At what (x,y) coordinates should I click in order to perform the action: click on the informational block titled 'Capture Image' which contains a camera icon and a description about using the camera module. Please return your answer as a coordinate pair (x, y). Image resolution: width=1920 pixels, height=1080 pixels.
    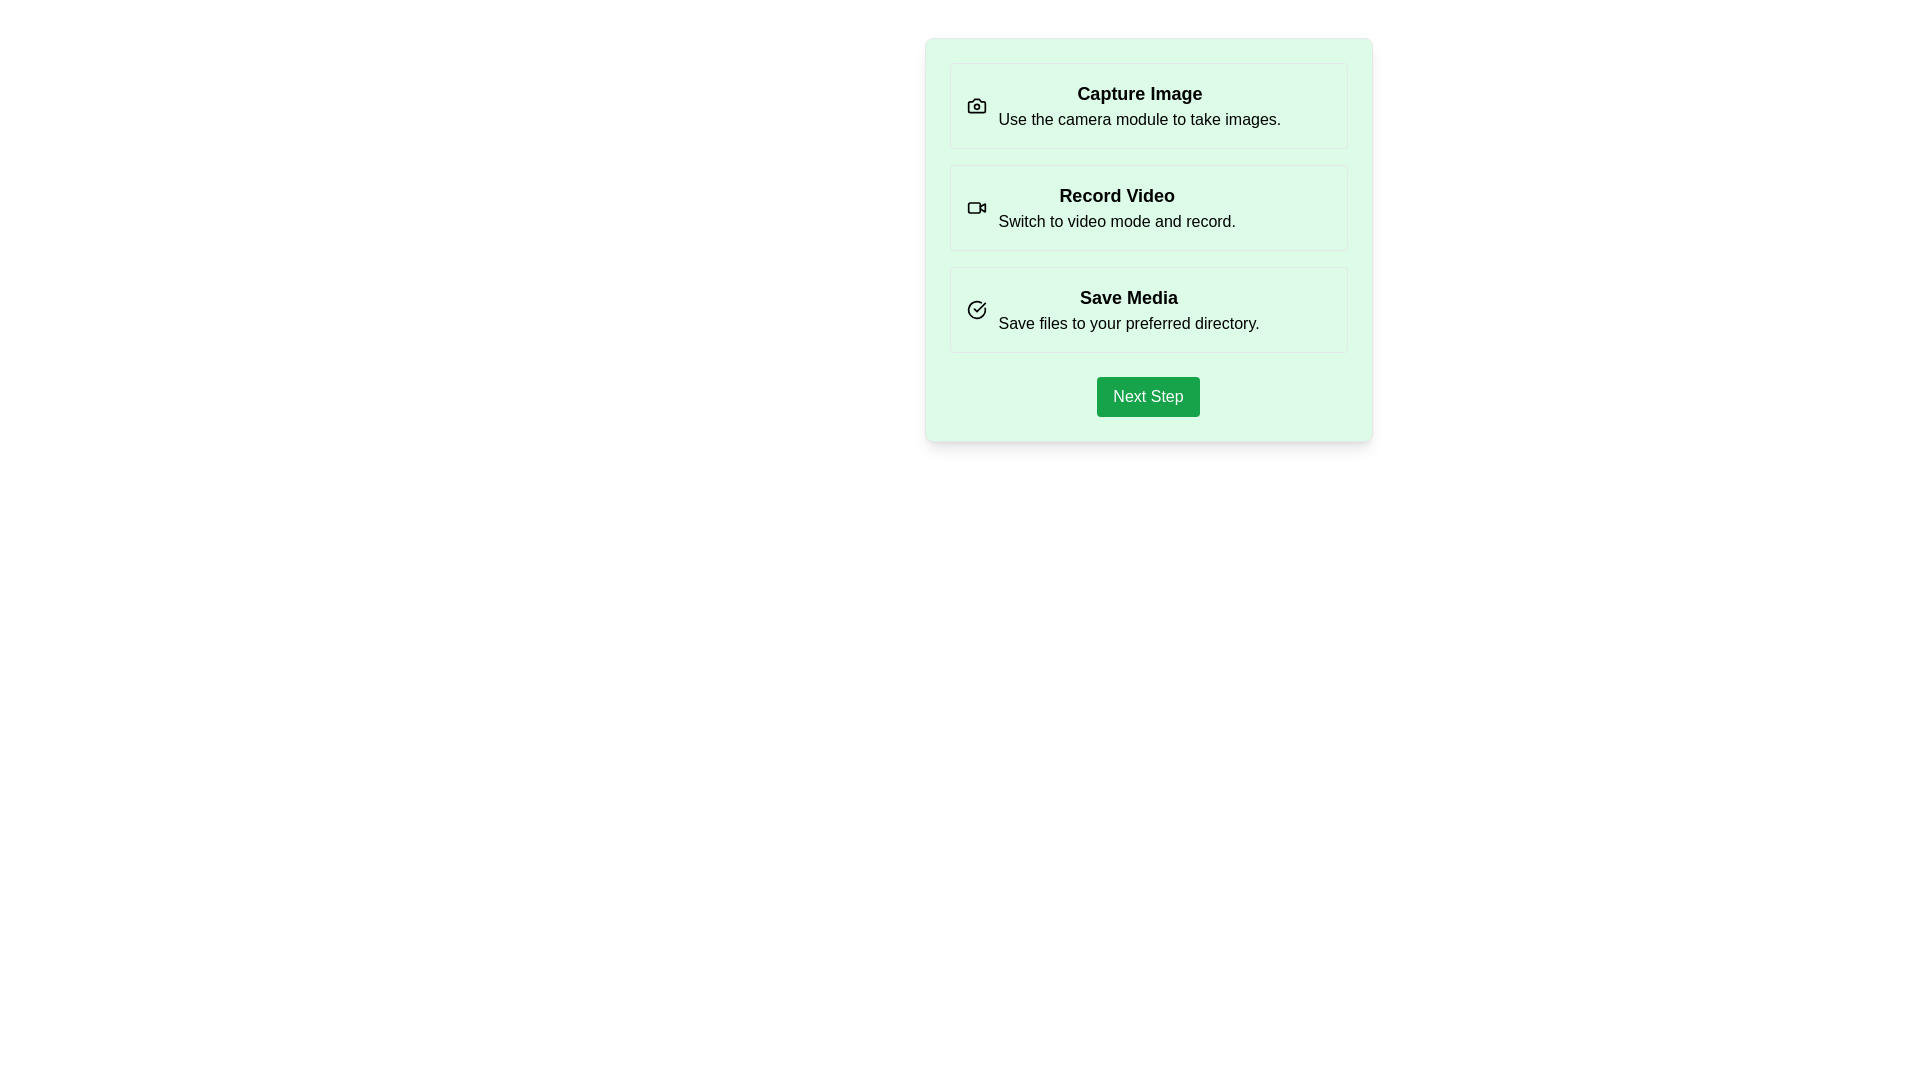
    Looking at the image, I should click on (1148, 105).